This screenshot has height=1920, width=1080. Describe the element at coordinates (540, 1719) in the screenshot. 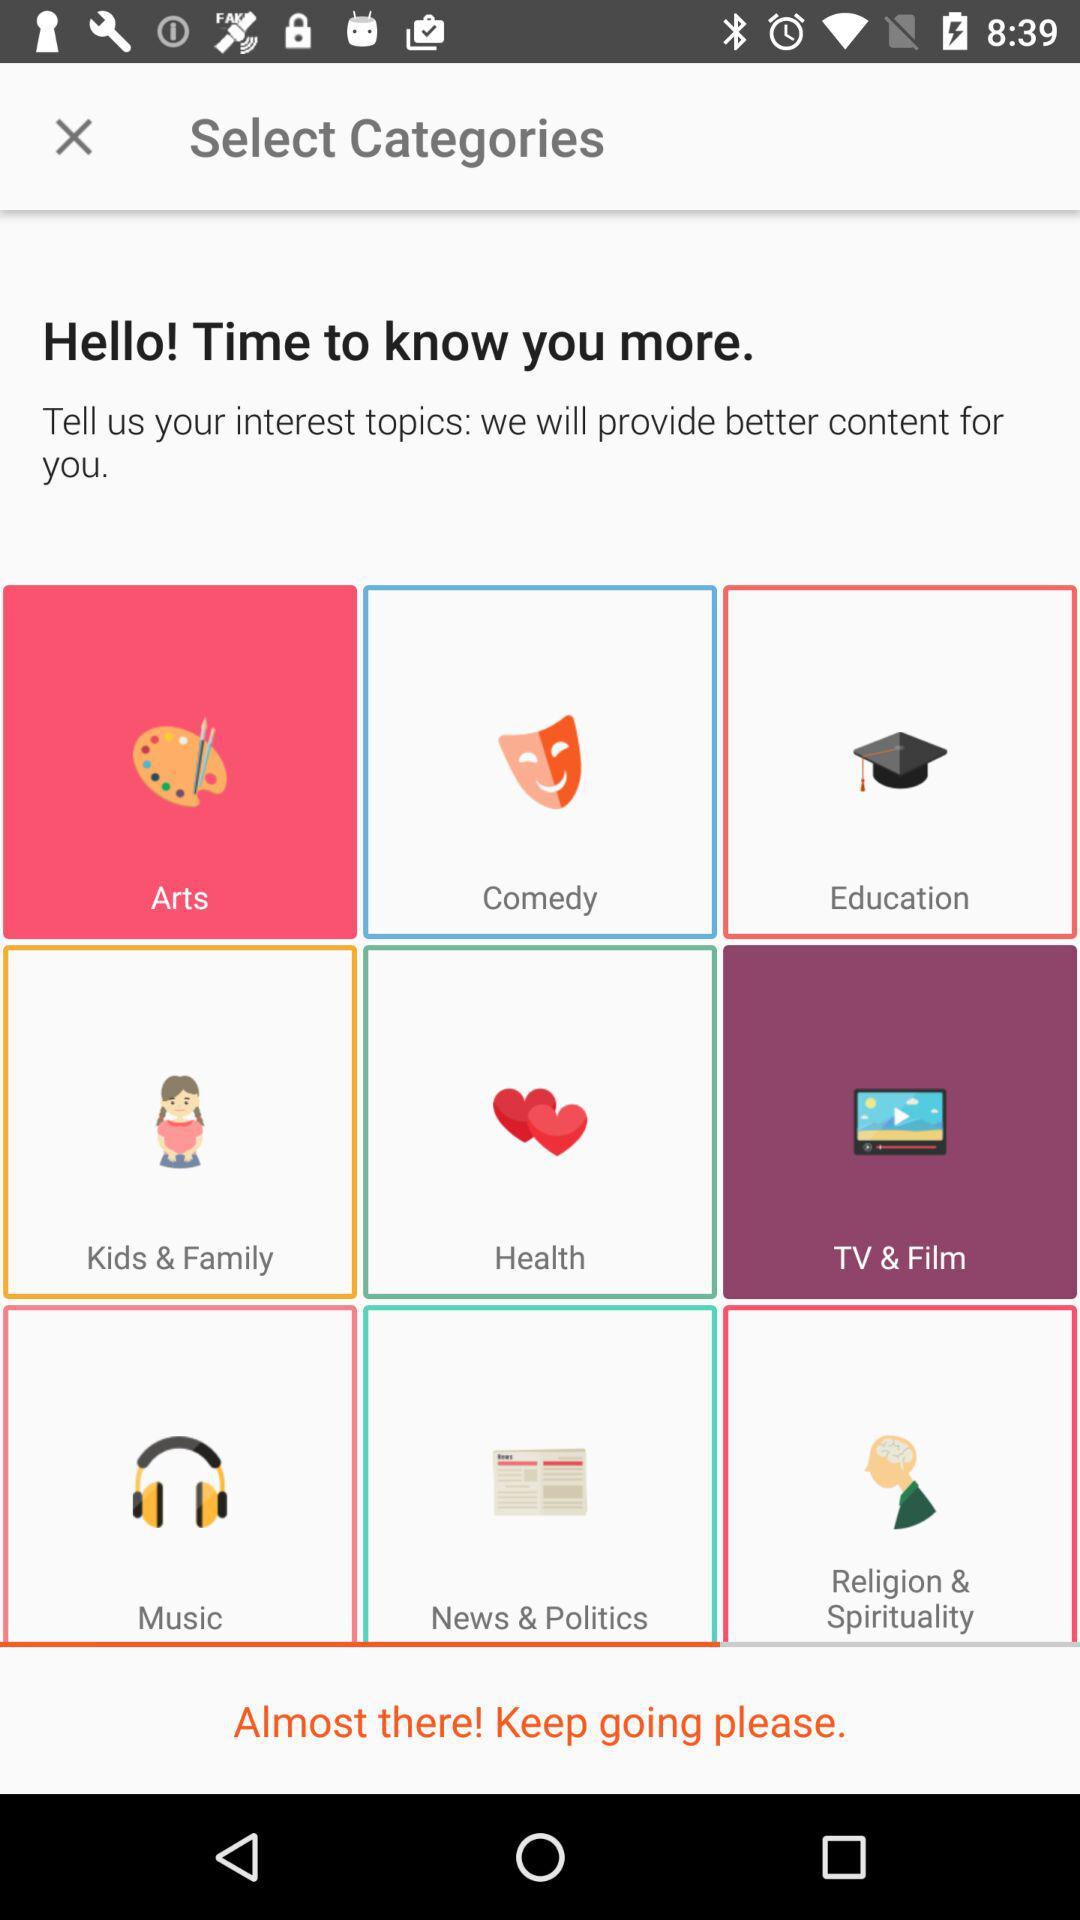

I see `almost there keep icon` at that location.